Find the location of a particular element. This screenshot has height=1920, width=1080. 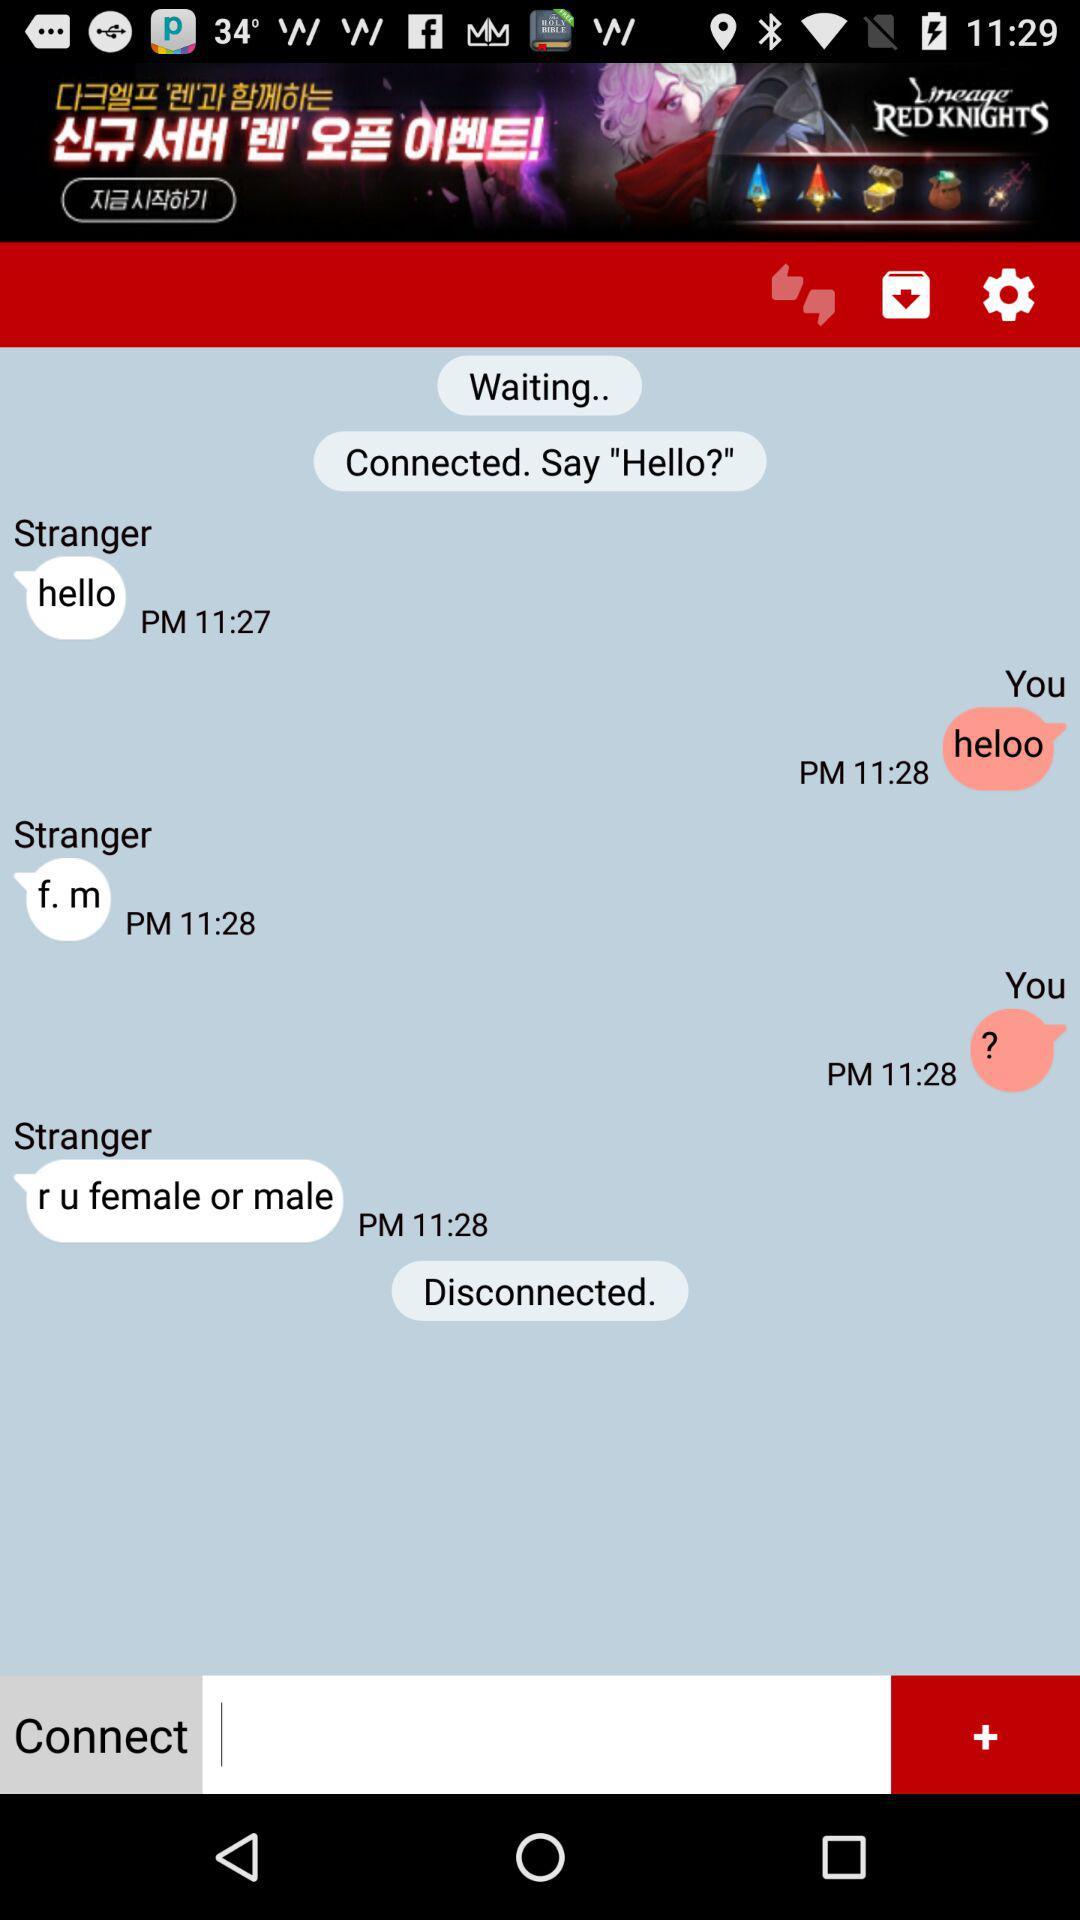

the settings icon is located at coordinates (1008, 314).